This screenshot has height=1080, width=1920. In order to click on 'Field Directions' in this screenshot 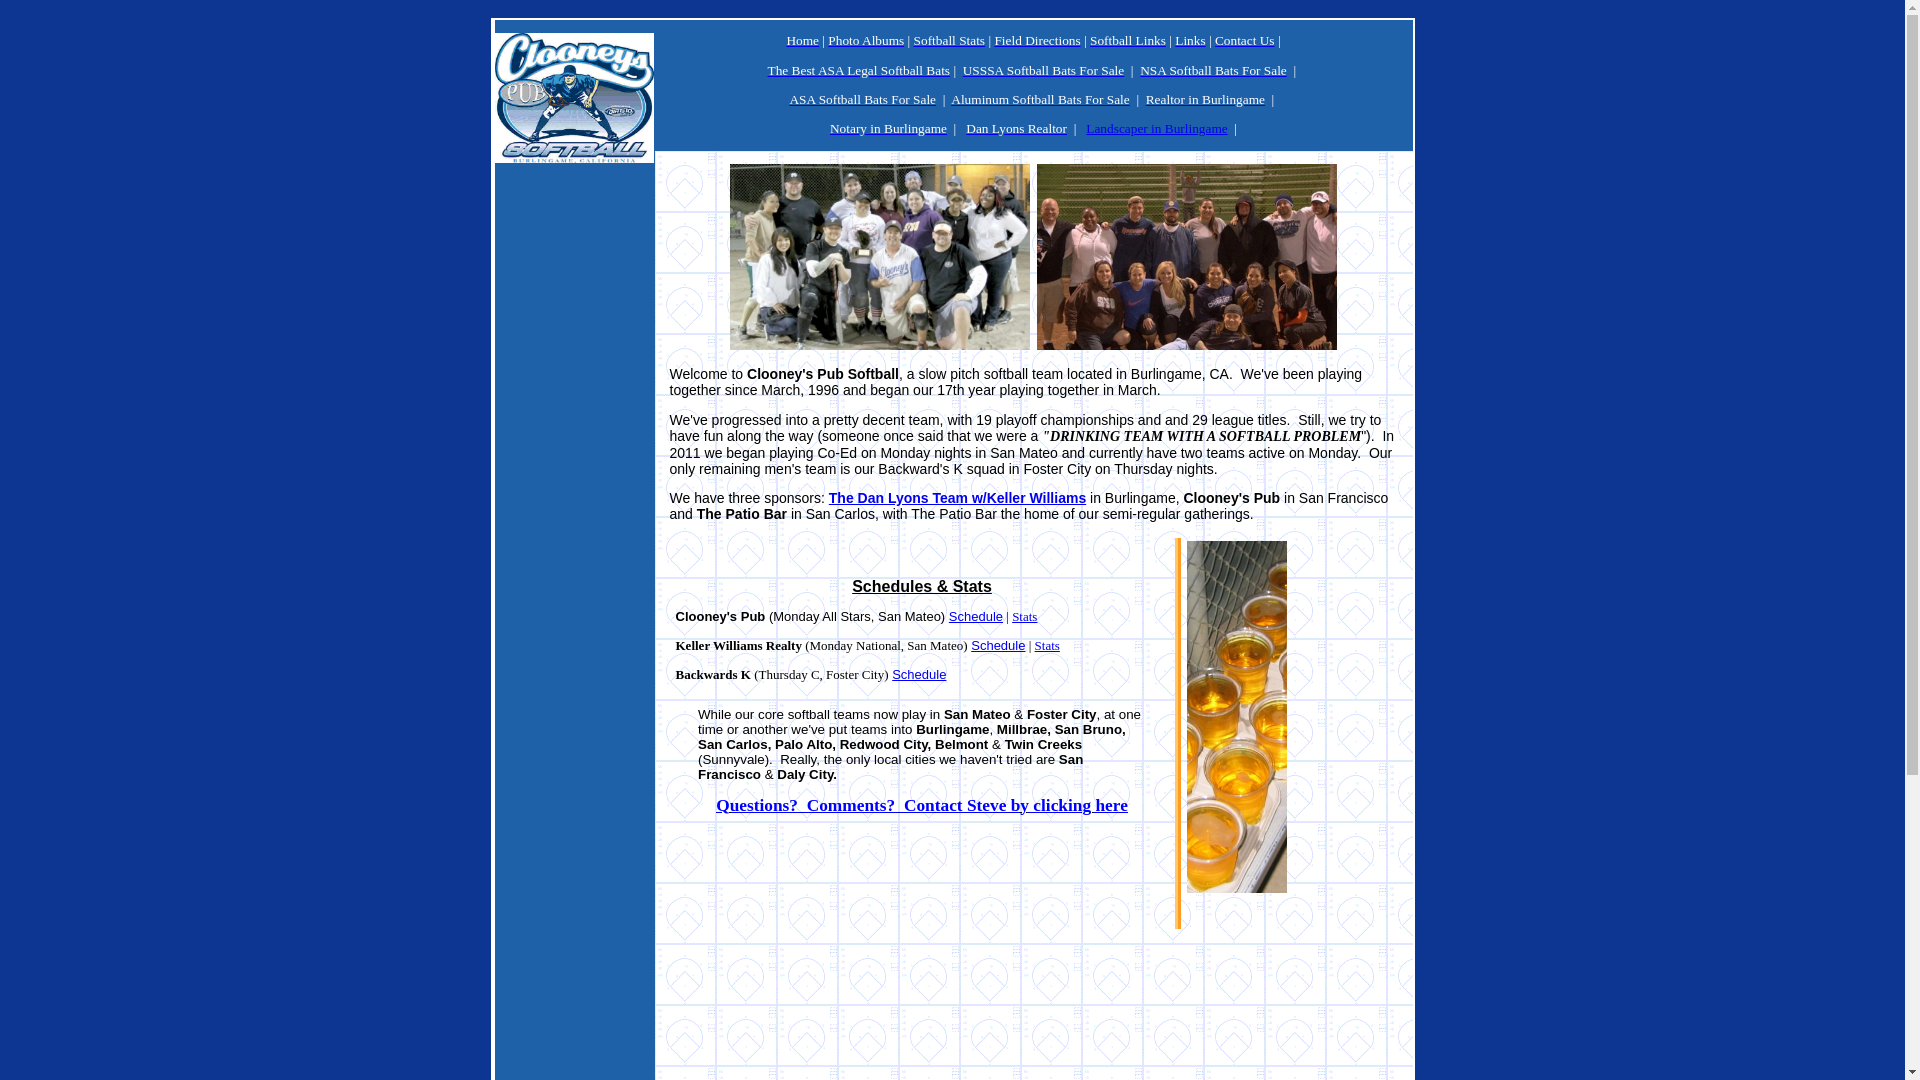, I will do `click(993, 40)`.